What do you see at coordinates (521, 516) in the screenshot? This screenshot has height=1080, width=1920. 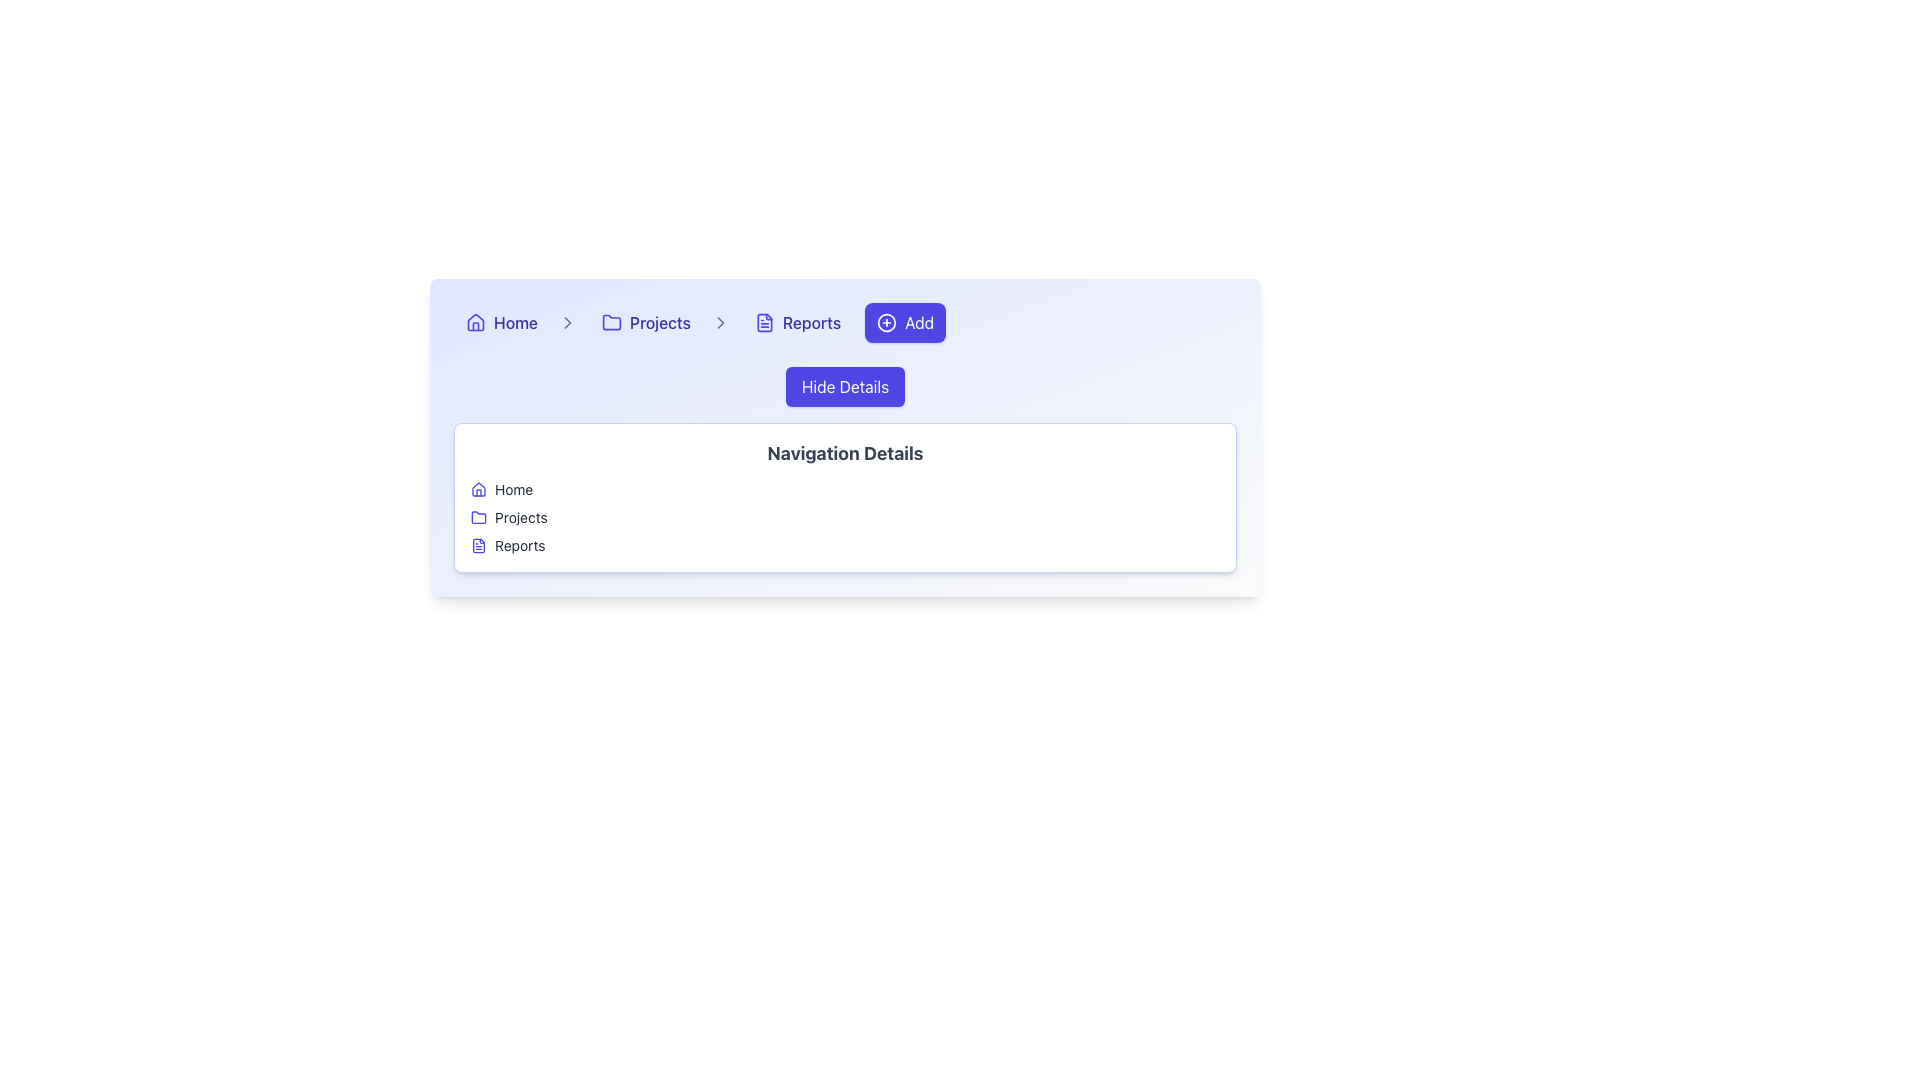 I see `the 'Projects' text label located below the navigation bar, adjacent to the indigo-colored folder icon` at bounding box center [521, 516].